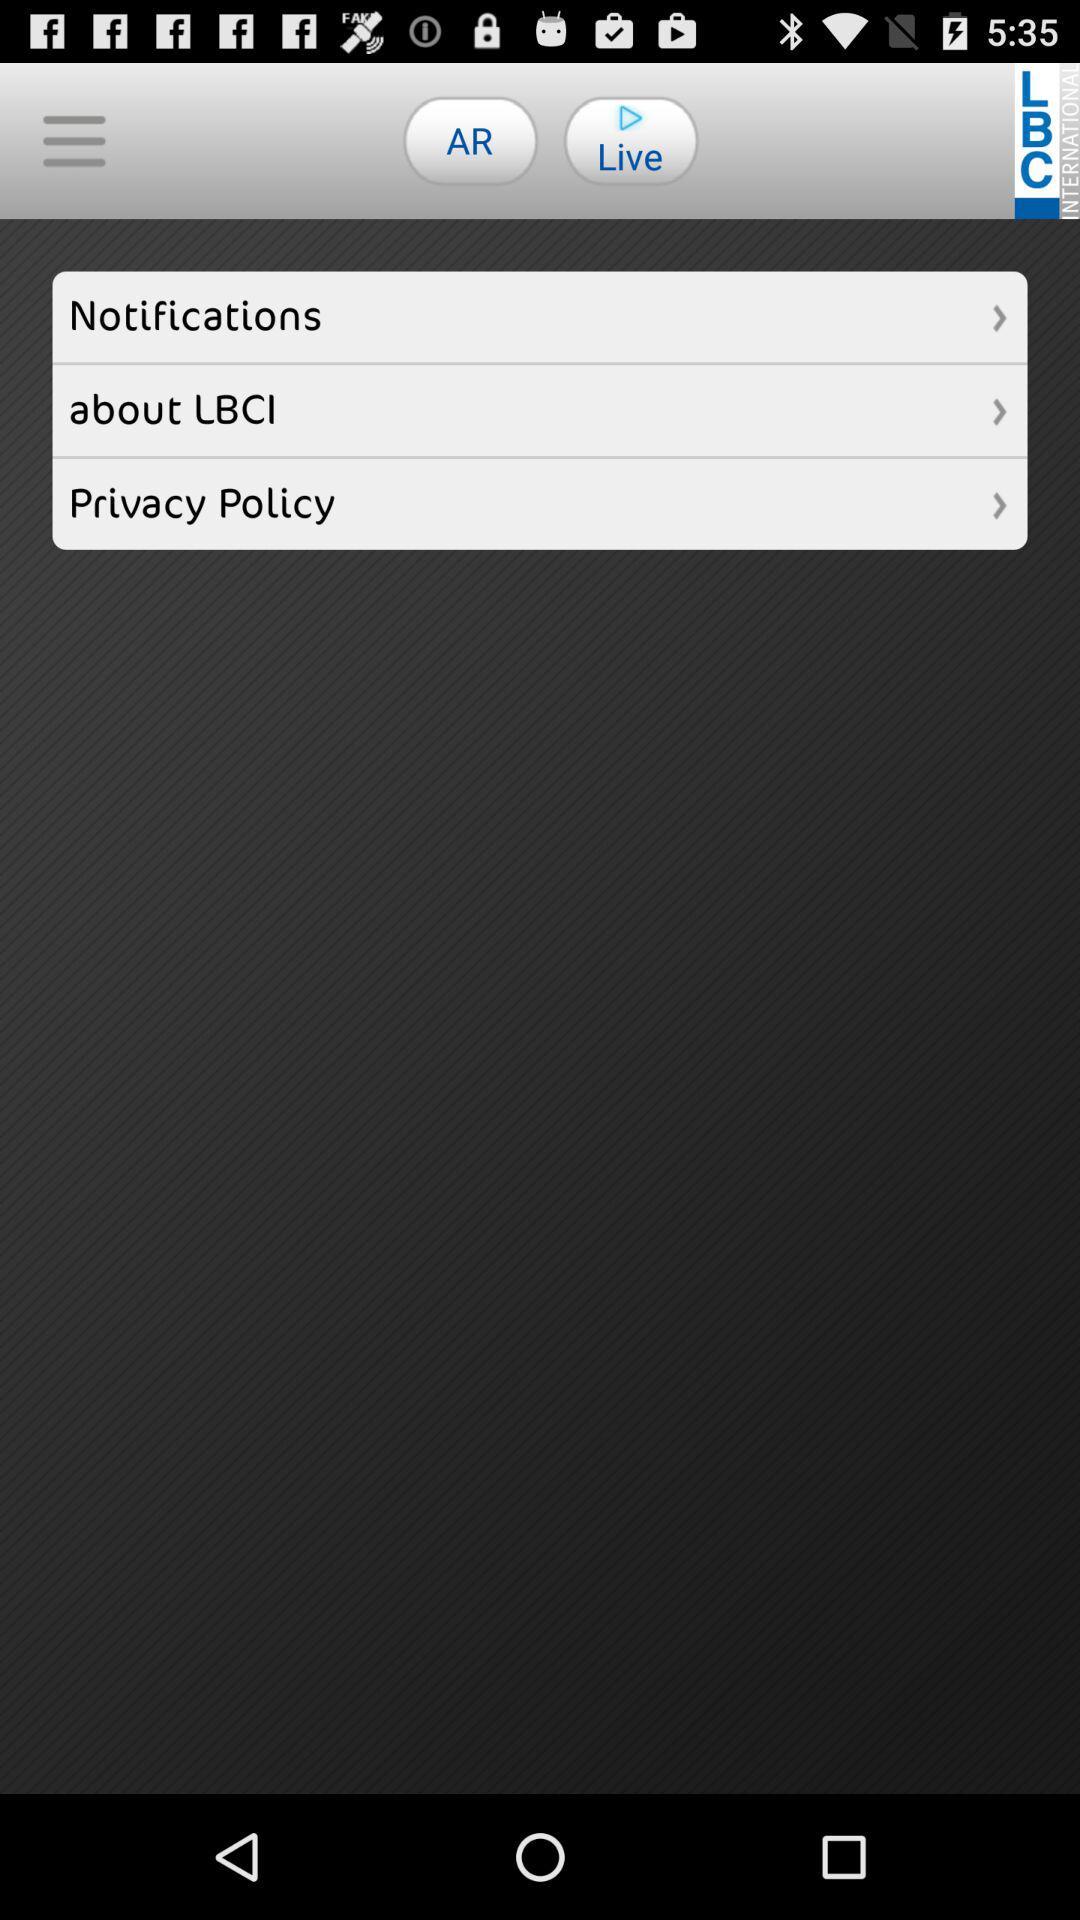  I want to click on item next to the live app, so click(470, 139).